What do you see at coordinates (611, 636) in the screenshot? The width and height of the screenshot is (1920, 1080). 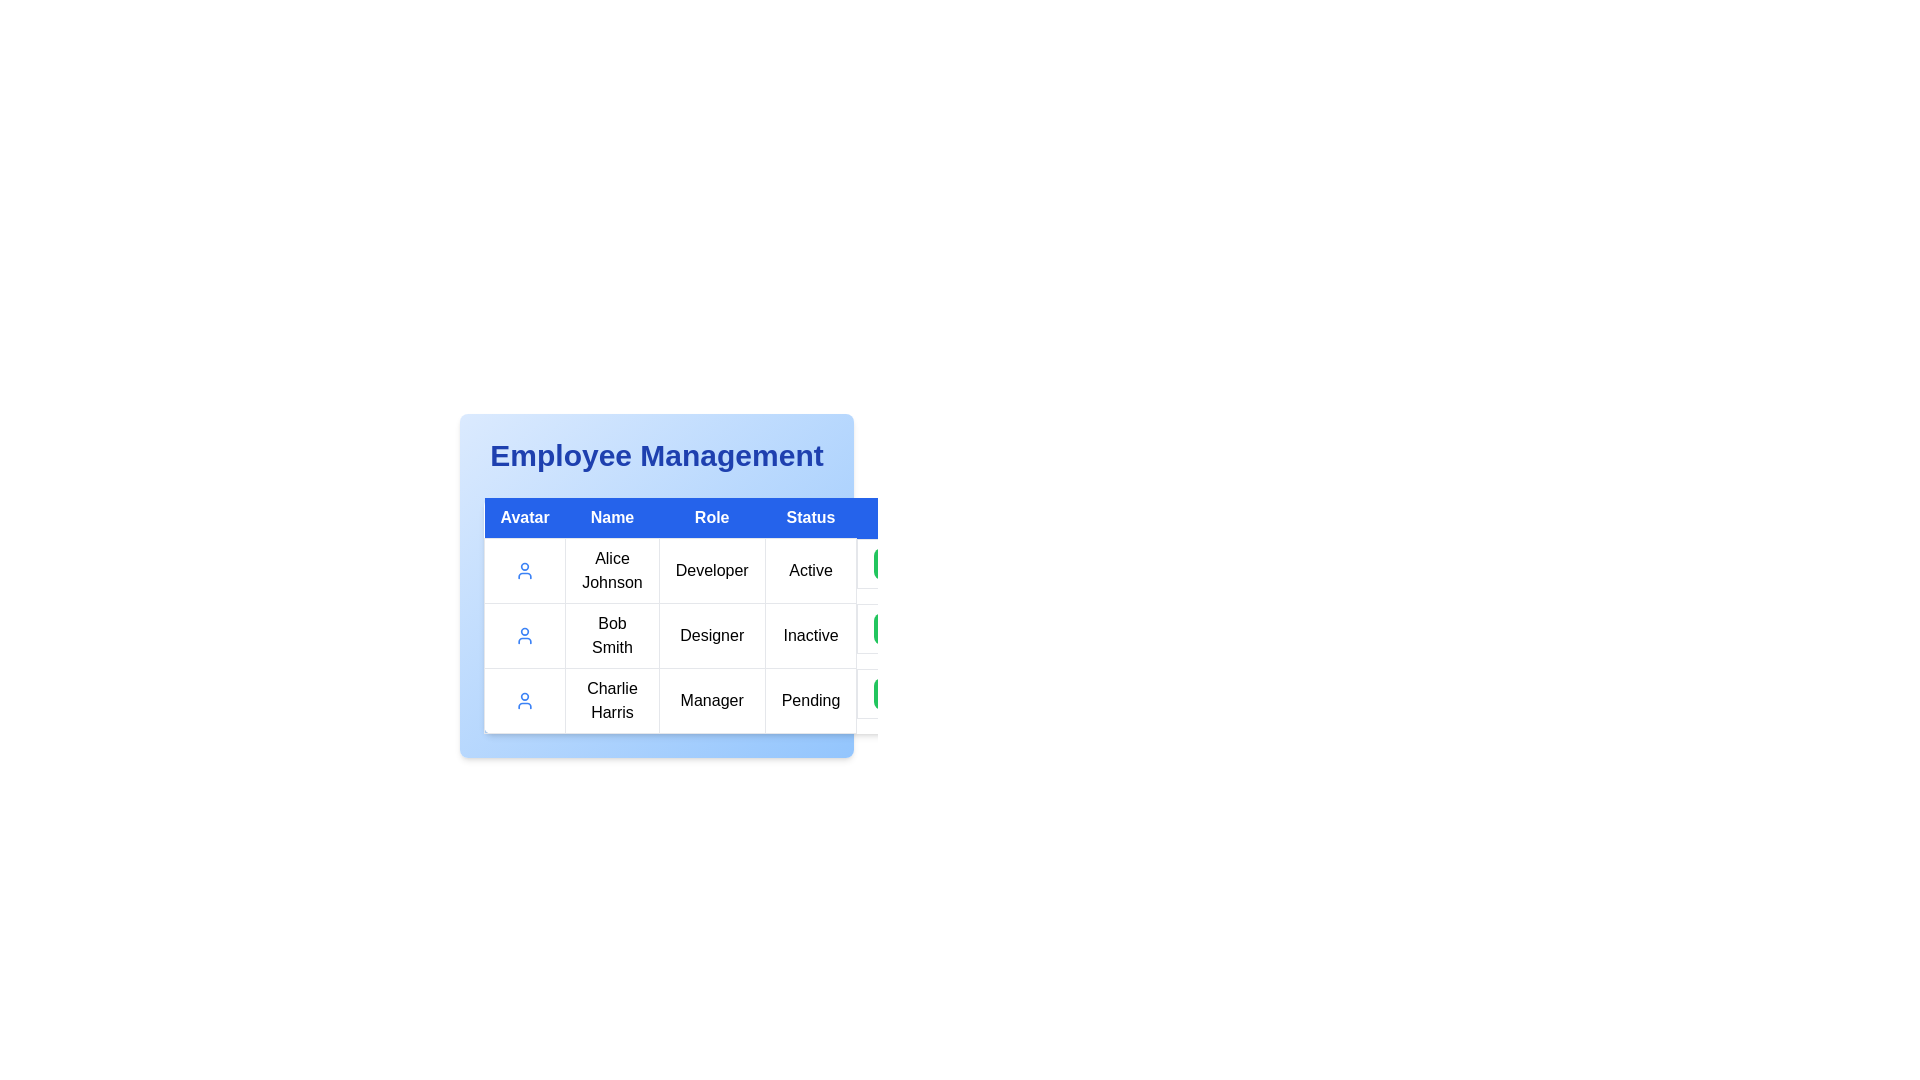 I see `the text label displaying 'Bob Smith'` at bounding box center [611, 636].